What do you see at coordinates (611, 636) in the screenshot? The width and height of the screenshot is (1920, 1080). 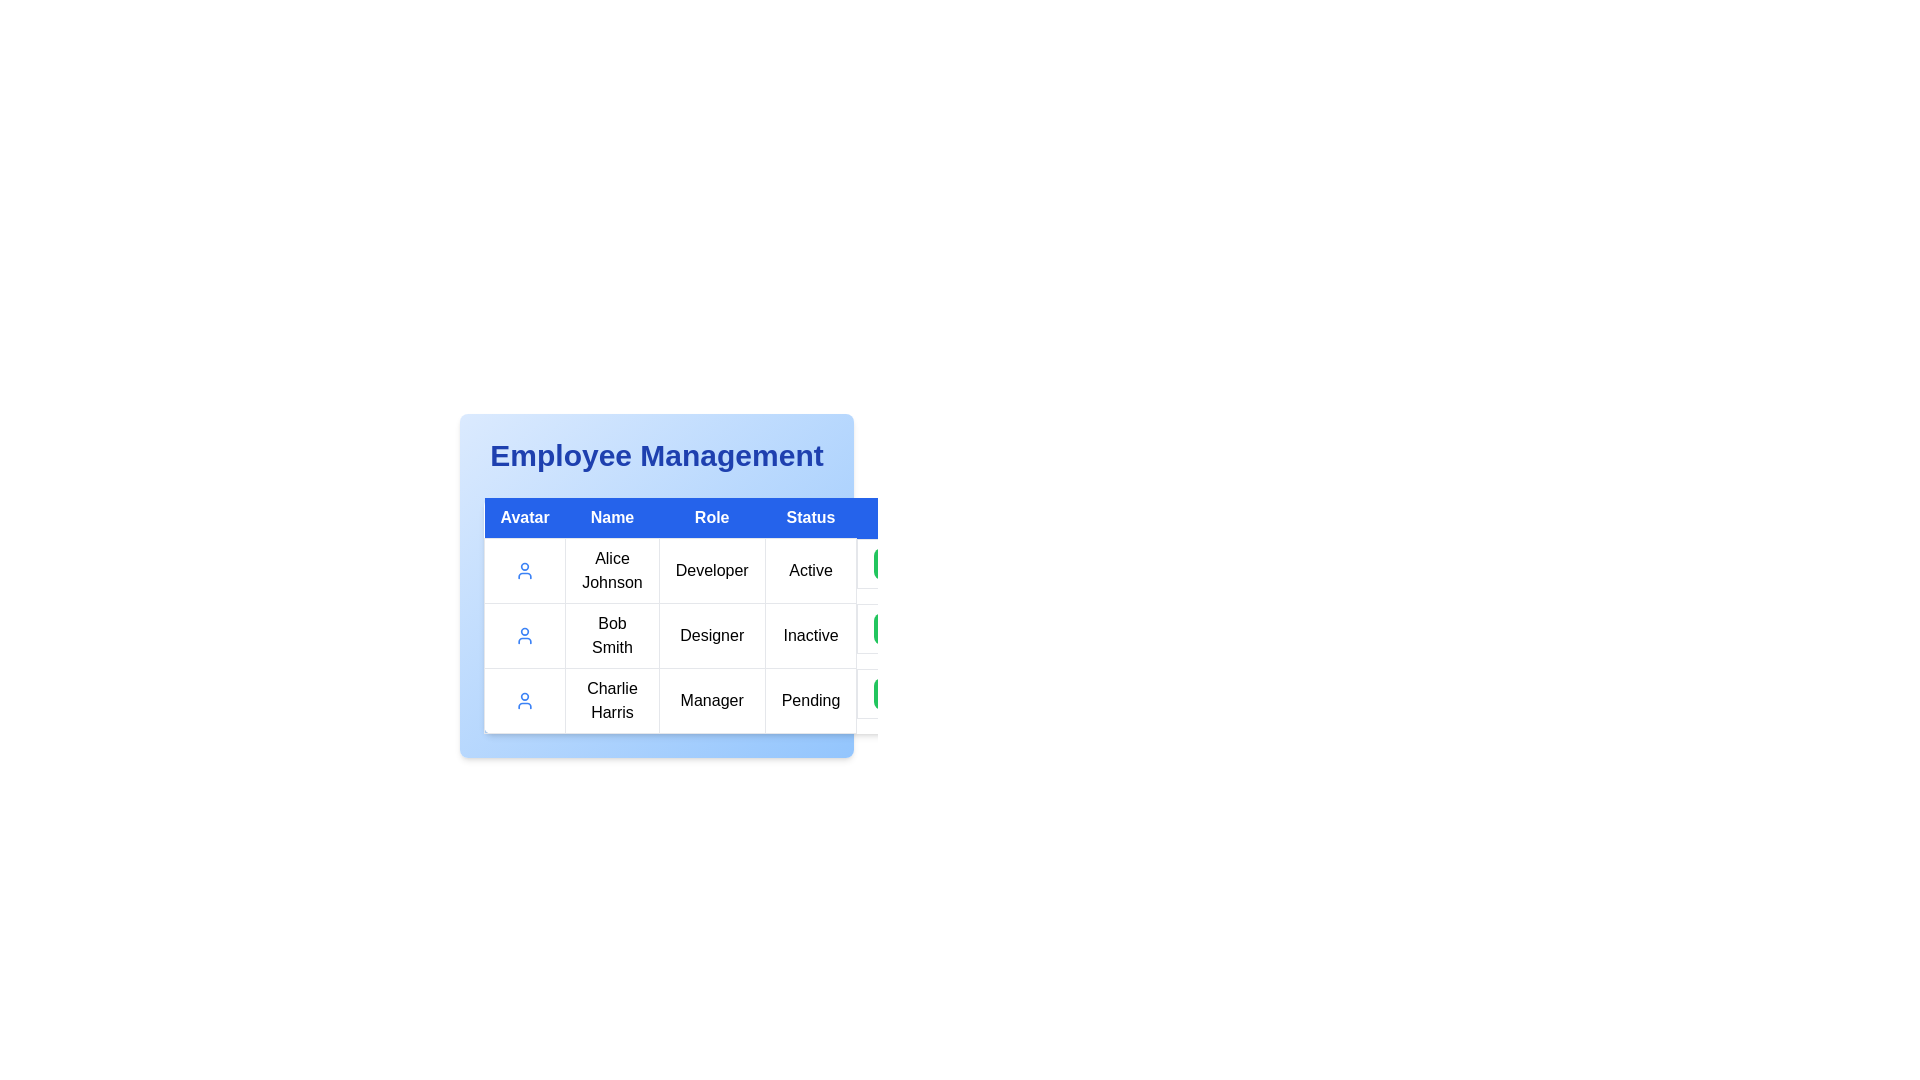 I see `the text label displaying 'Bob Smith'` at bounding box center [611, 636].